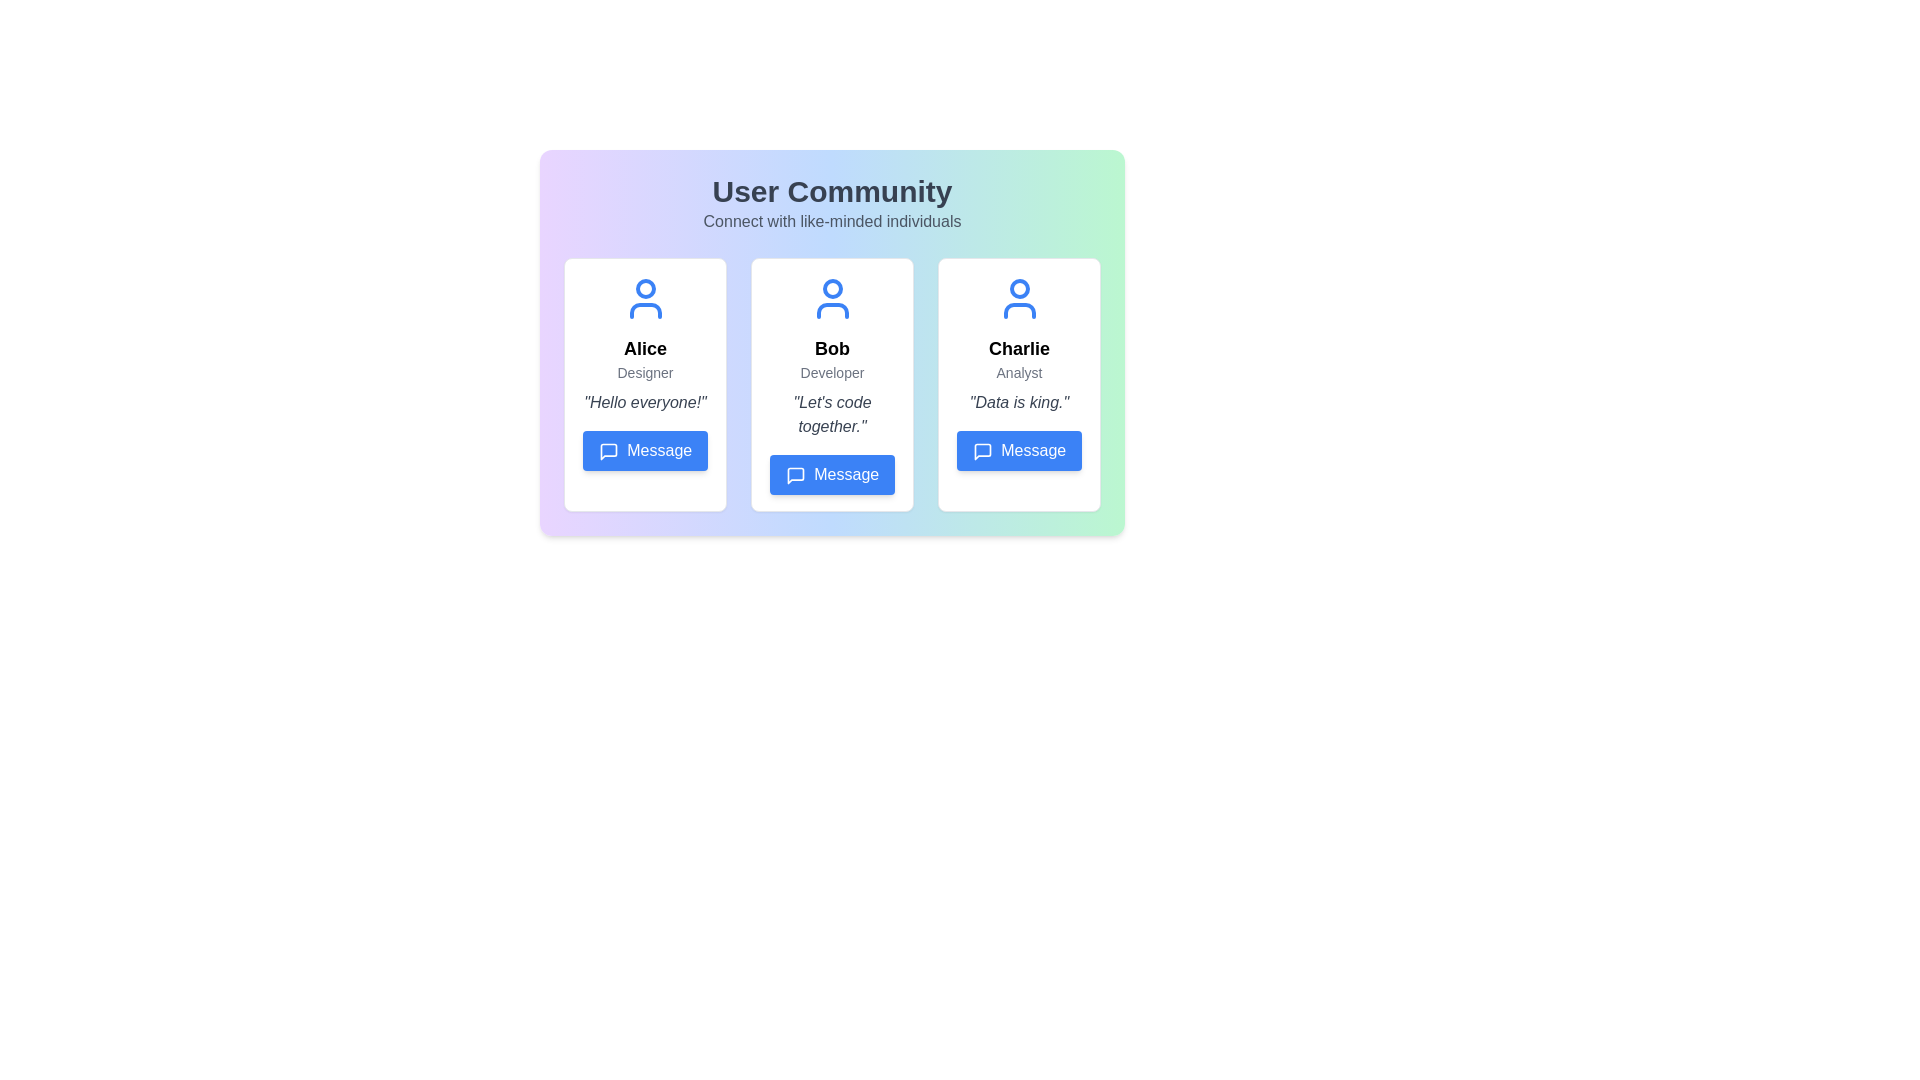 This screenshot has width=1920, height=1080. What do you see at coordinates (1019, 347) in the screenshot?
I see `the bold text label displaying 'Charlie' located in the third user card, positioned below the user icon and above the designation text 'Analyst'` at bounding box center [1019, 347].